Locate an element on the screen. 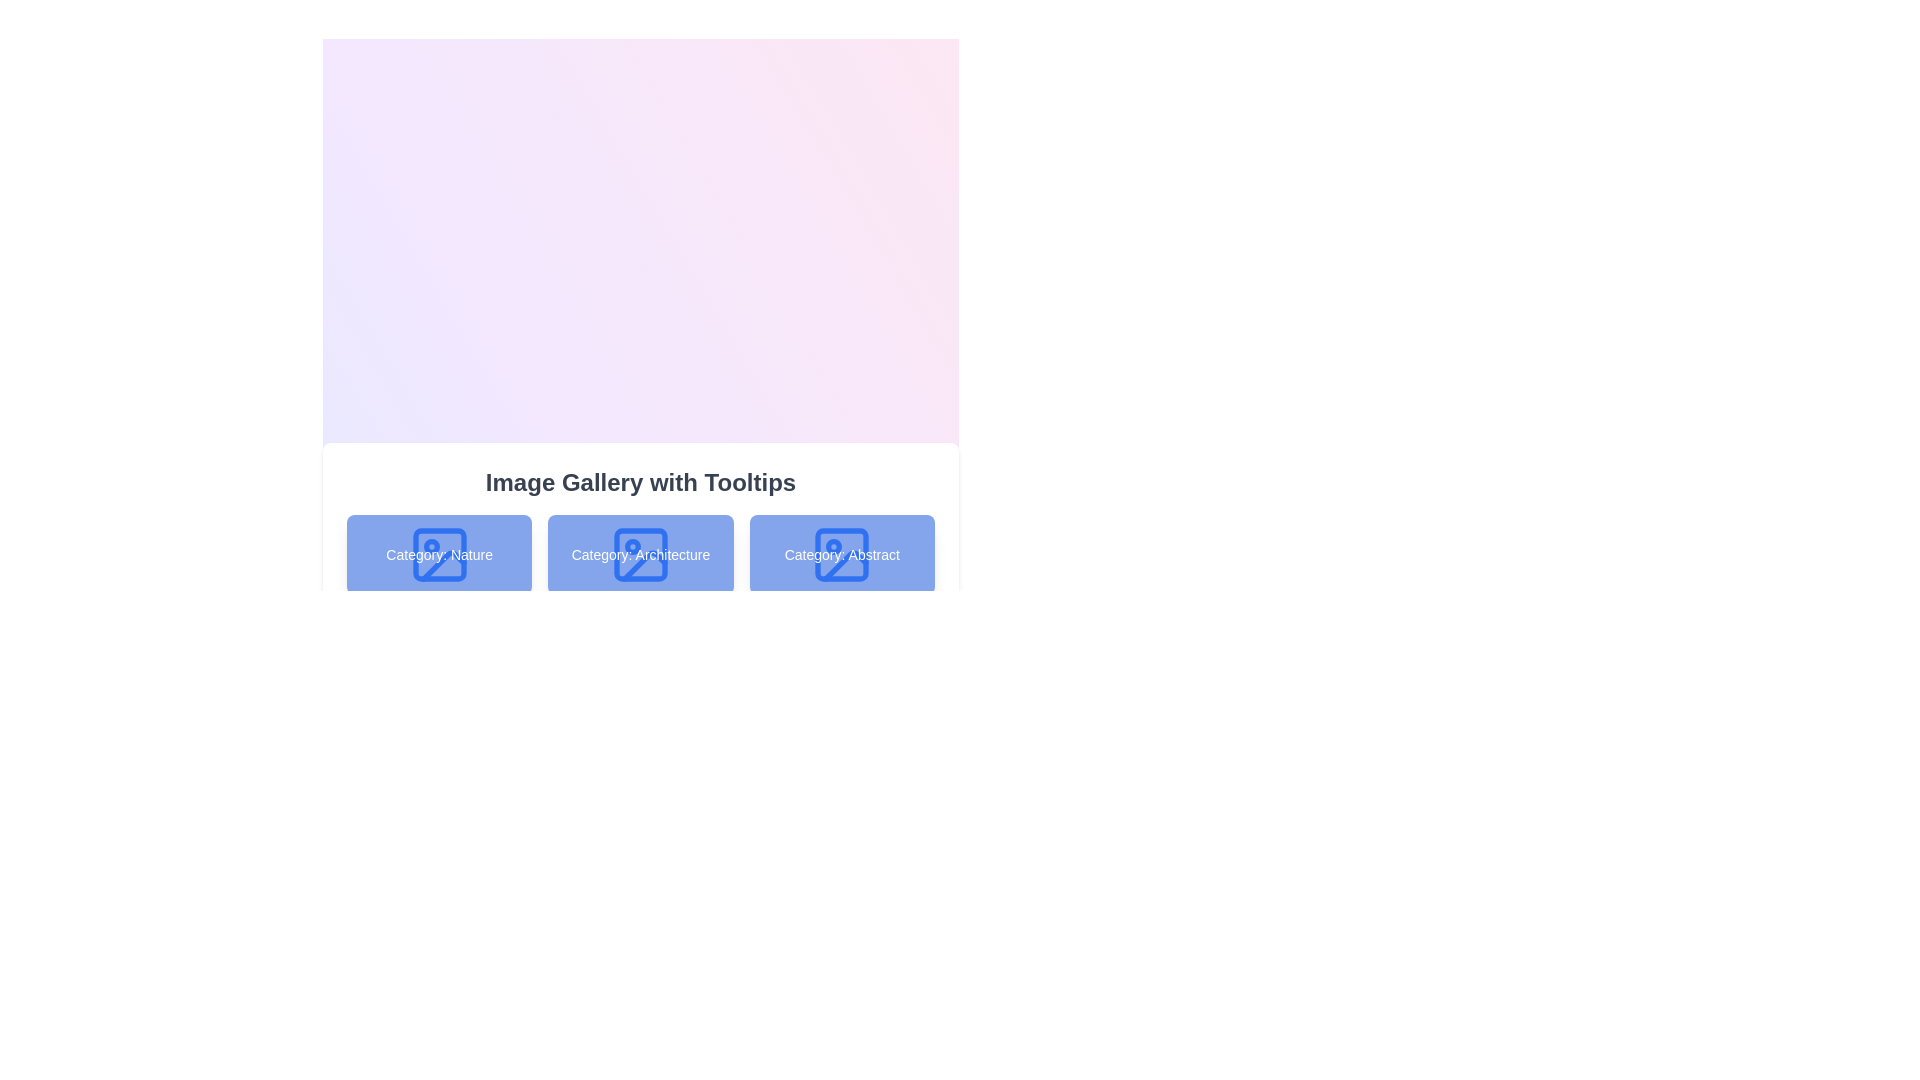  the decorative SVG Circle located within the second icon labeled 'Category: Architecture', situated slightly below the center of the icon is located at coordinates (632, 547).